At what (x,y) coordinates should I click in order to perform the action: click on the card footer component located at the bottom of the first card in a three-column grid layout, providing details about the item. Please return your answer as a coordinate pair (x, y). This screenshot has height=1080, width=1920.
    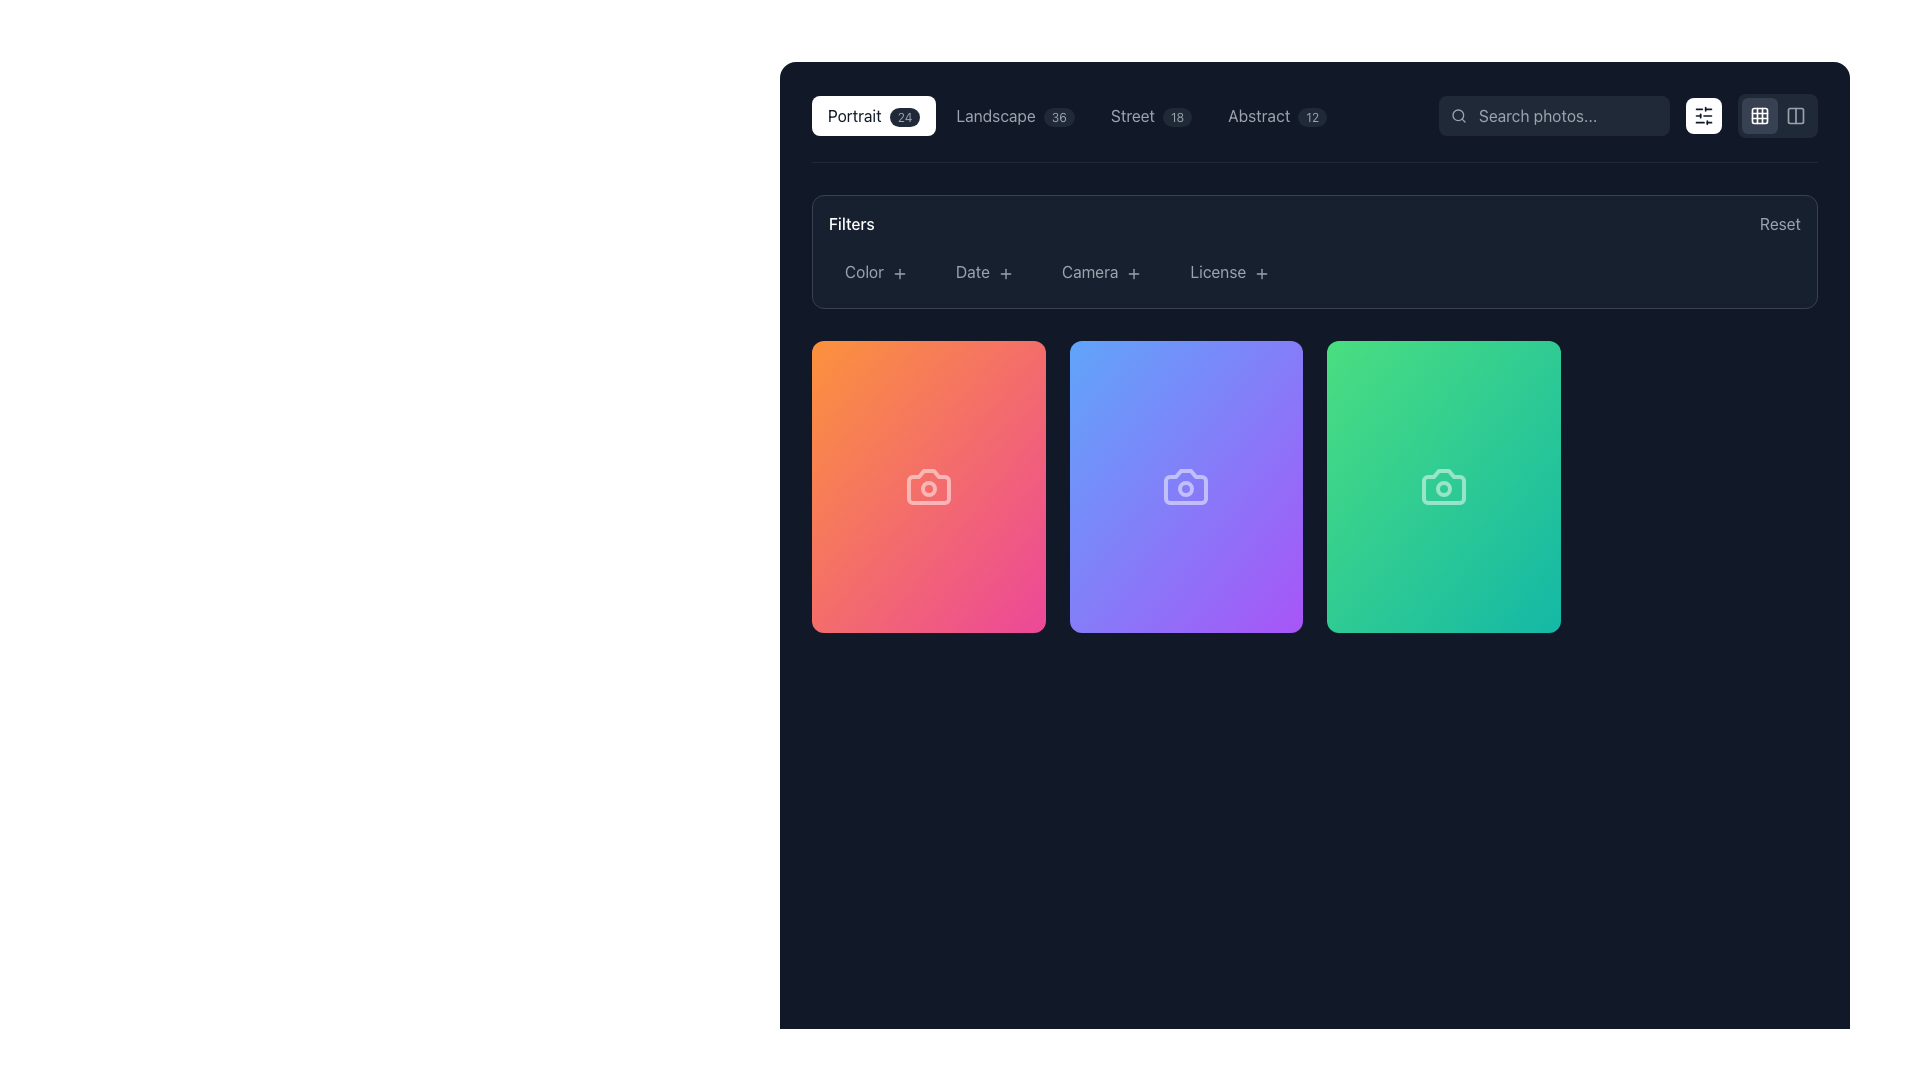
    Looking at the image, I should click on (927, 578).